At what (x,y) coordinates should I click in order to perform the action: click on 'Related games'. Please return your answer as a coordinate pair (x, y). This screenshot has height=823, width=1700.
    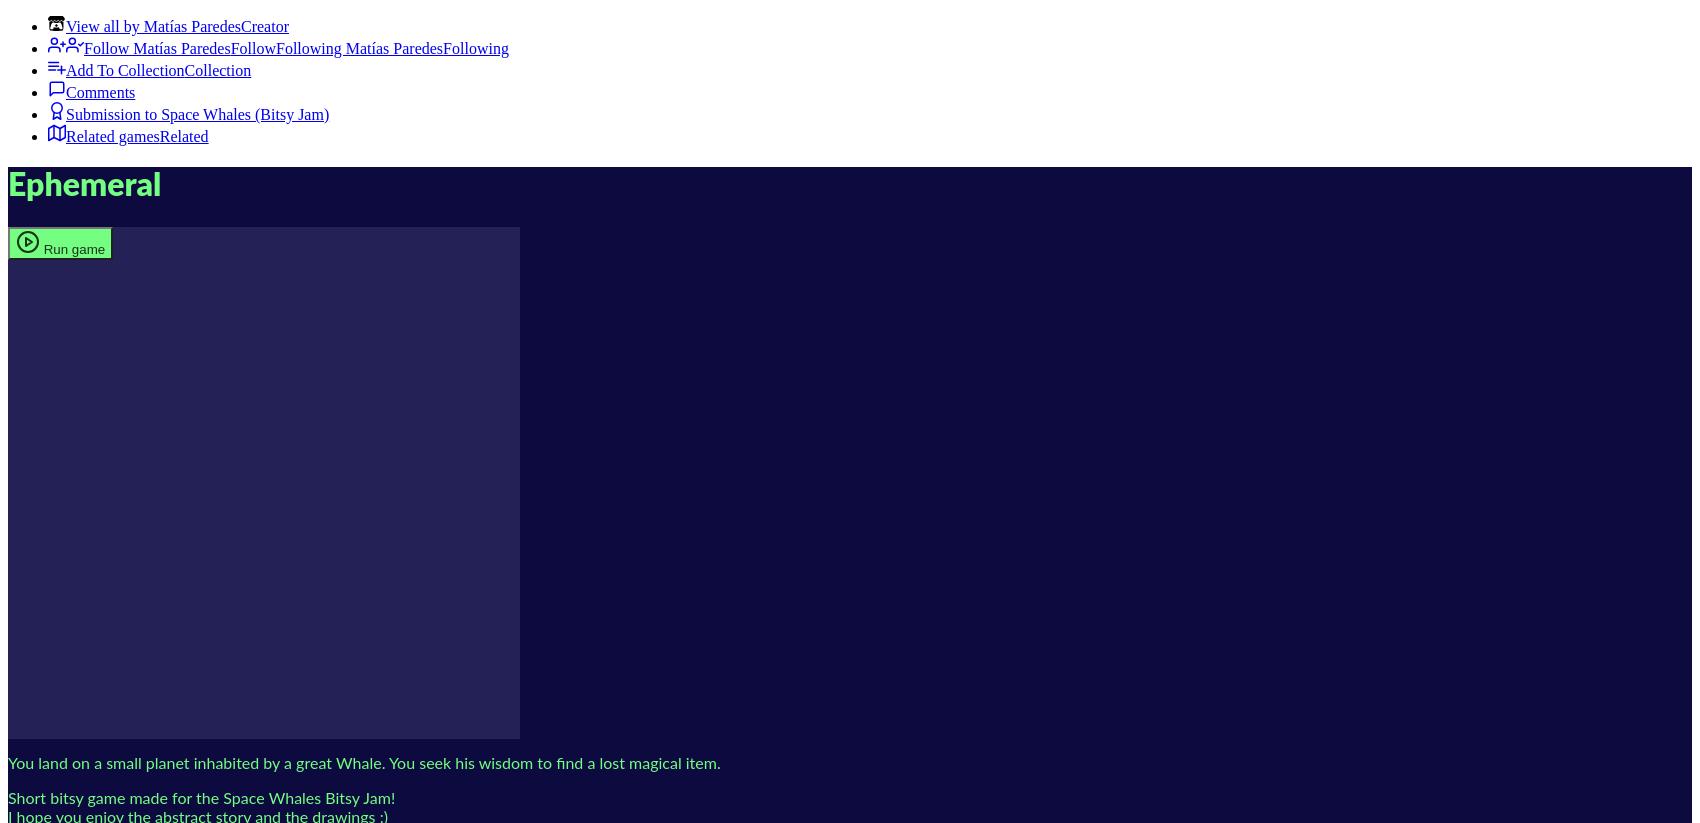
    Looking at the image, I should click on (111, 136).